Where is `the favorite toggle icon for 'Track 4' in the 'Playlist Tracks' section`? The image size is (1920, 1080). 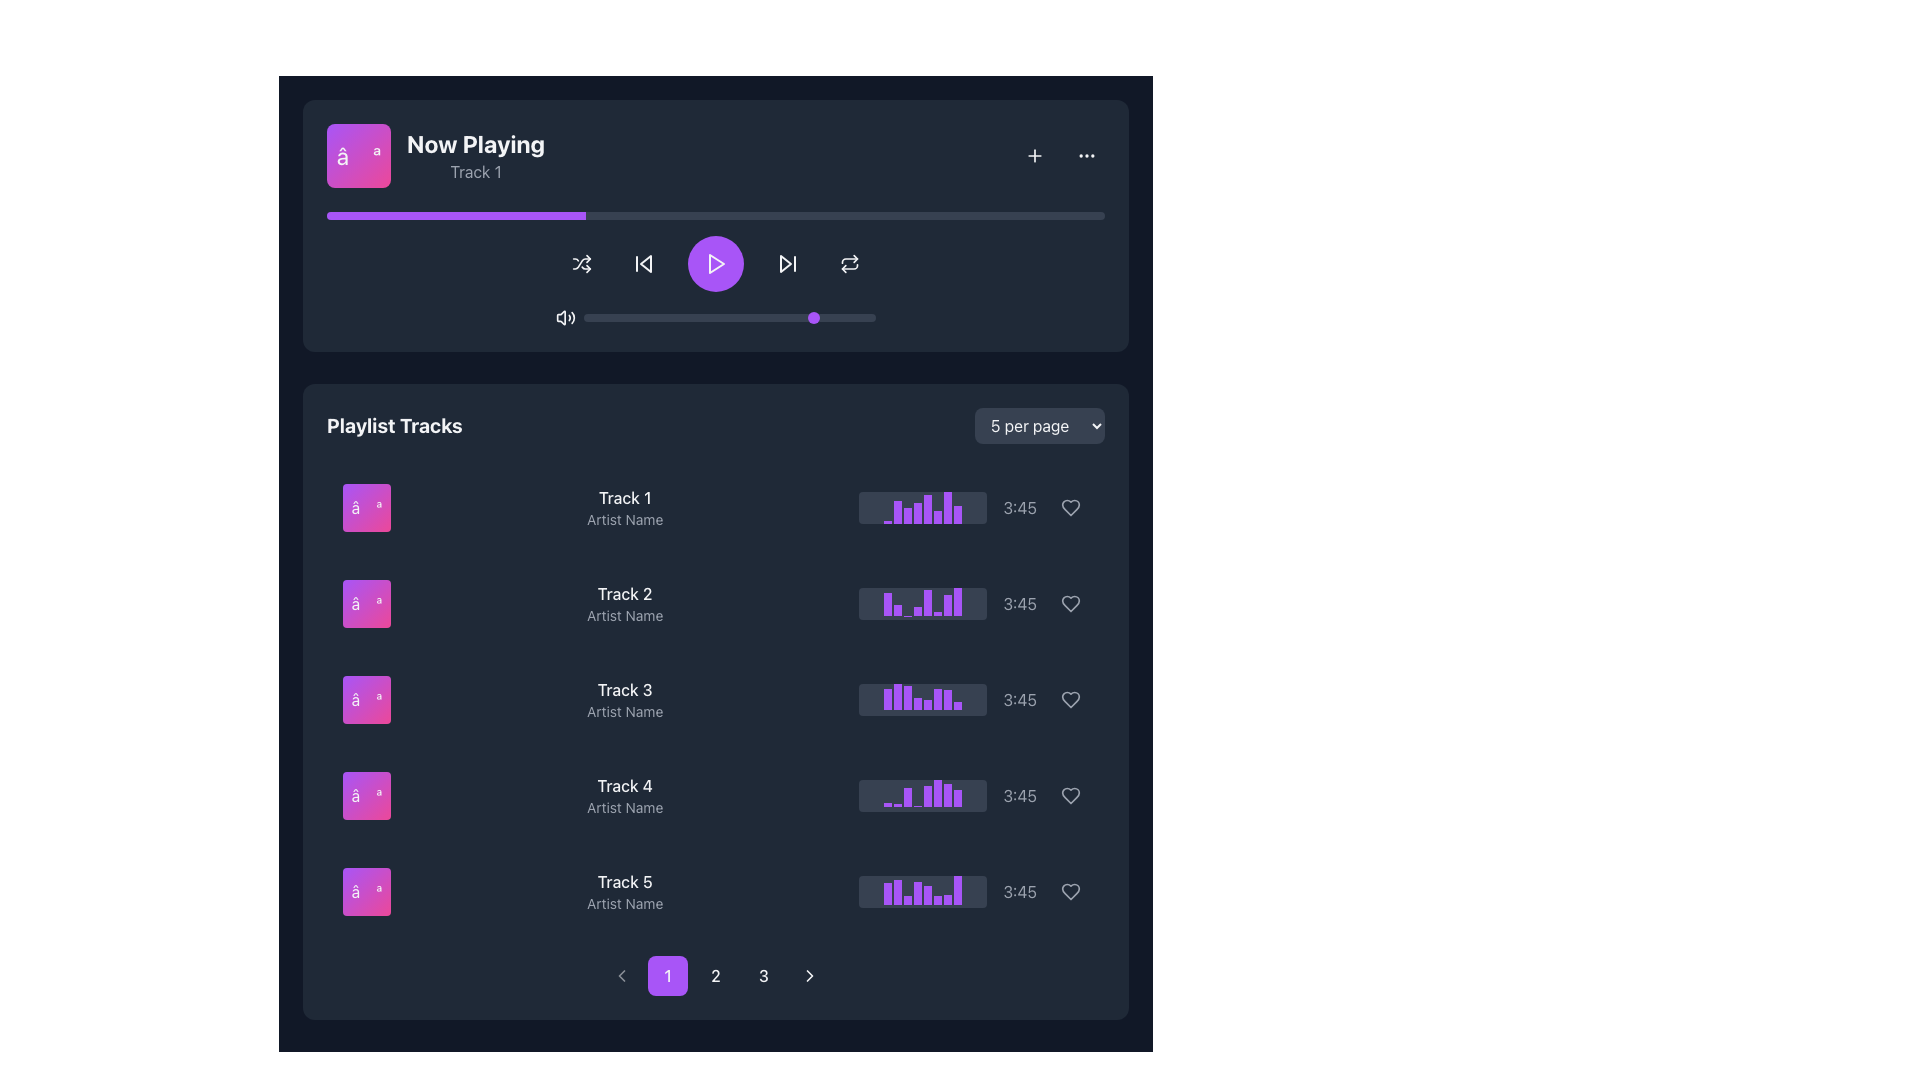 the favorite toggle icon for 'Track 4' in the 'Playlist Tracks' section is located at coordinates (1069, 794).